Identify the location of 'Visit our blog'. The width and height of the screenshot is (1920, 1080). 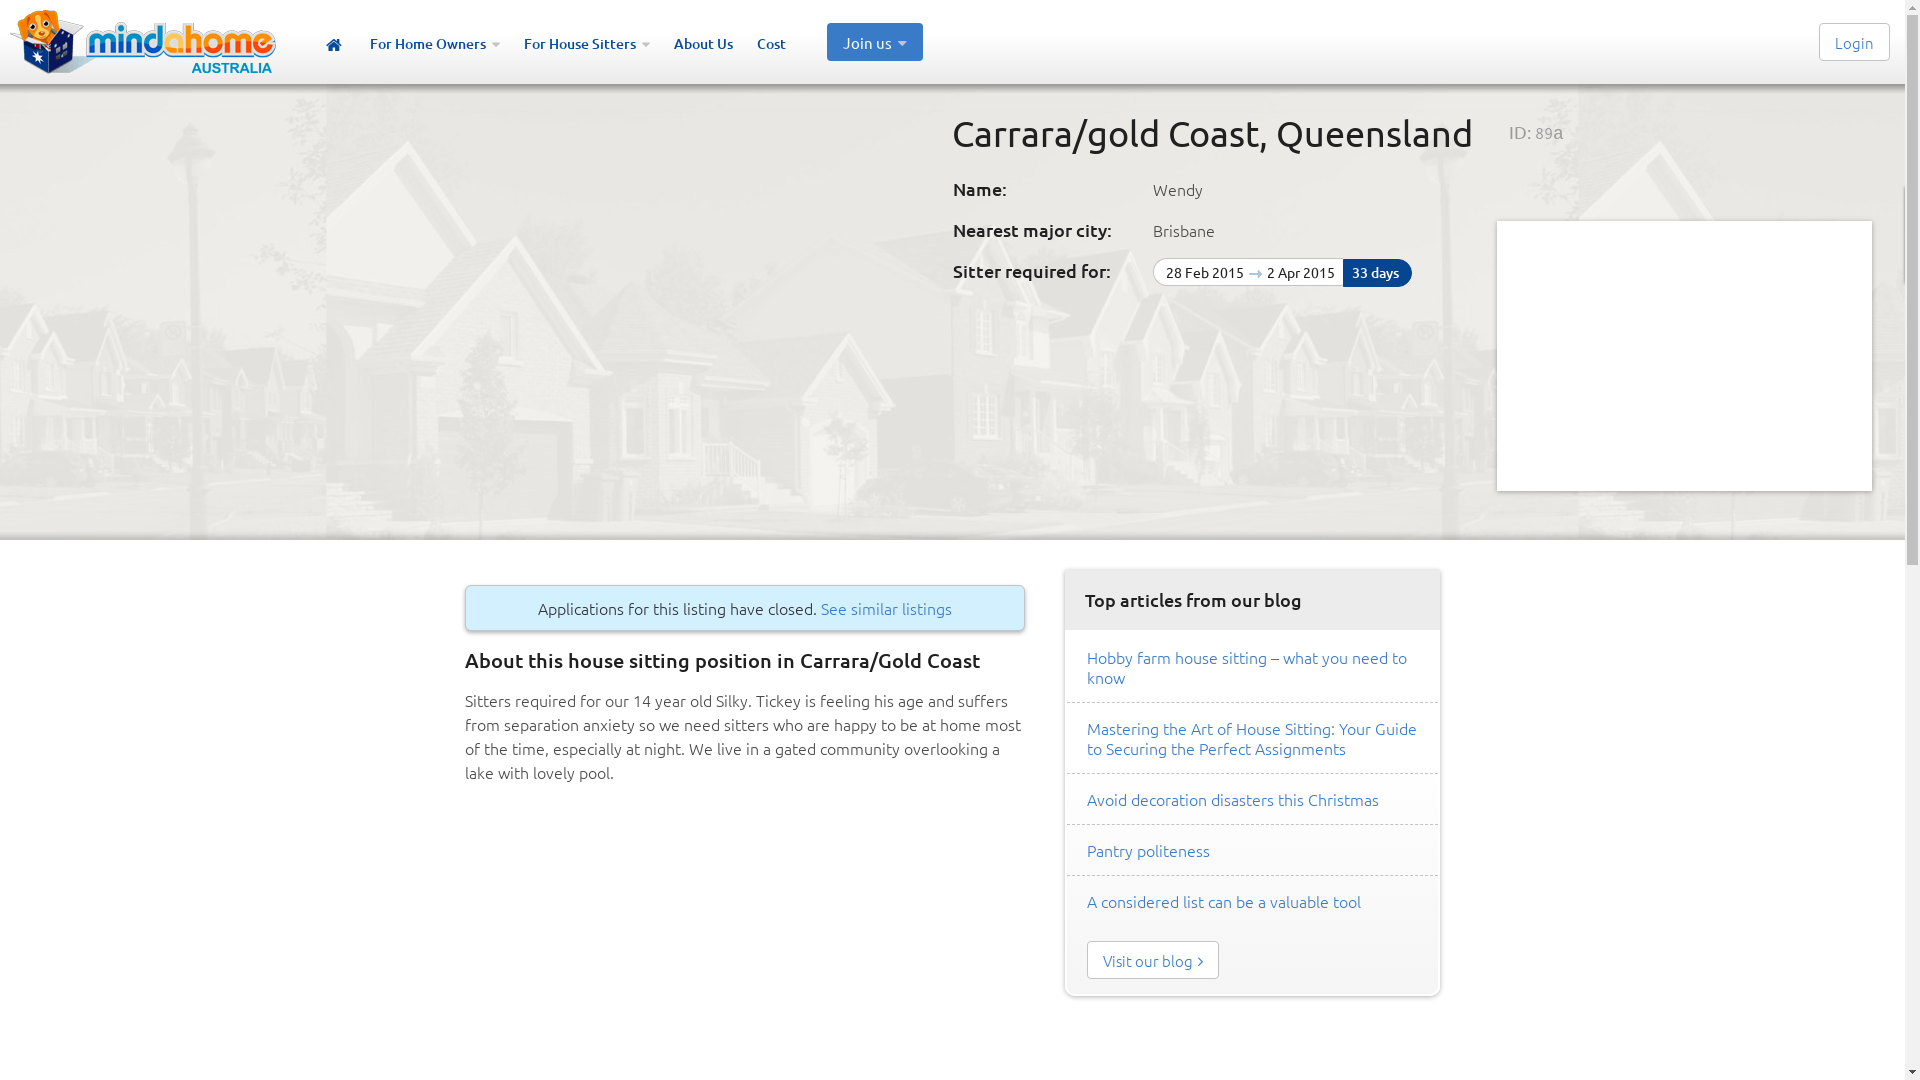
(1152, 959).